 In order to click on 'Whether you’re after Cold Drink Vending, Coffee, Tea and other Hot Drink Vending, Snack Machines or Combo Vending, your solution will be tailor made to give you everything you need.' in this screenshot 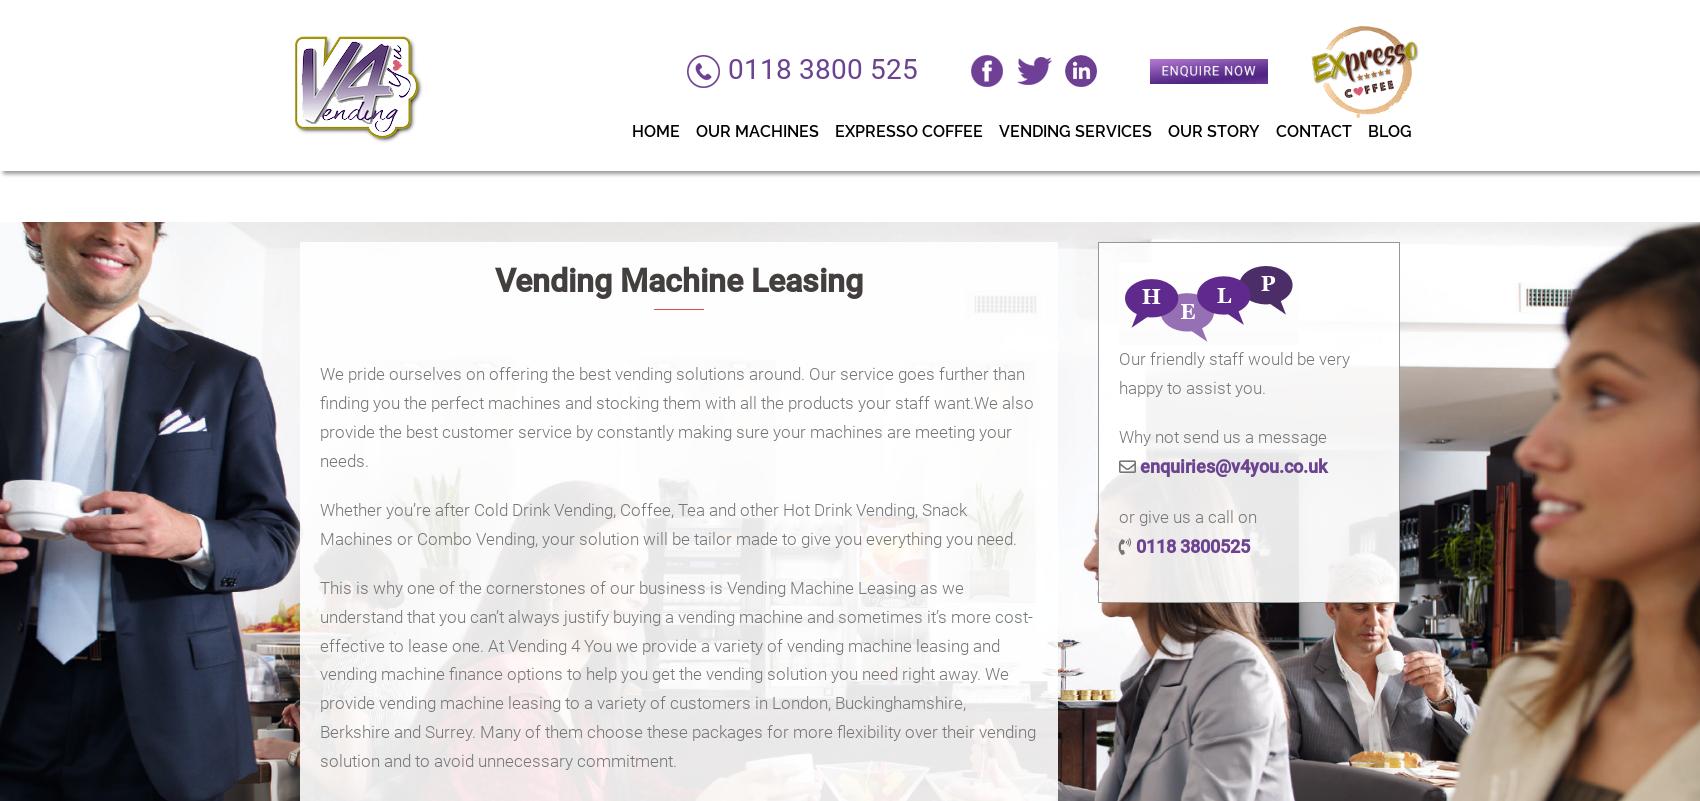, I will do `click(668, 524)`.